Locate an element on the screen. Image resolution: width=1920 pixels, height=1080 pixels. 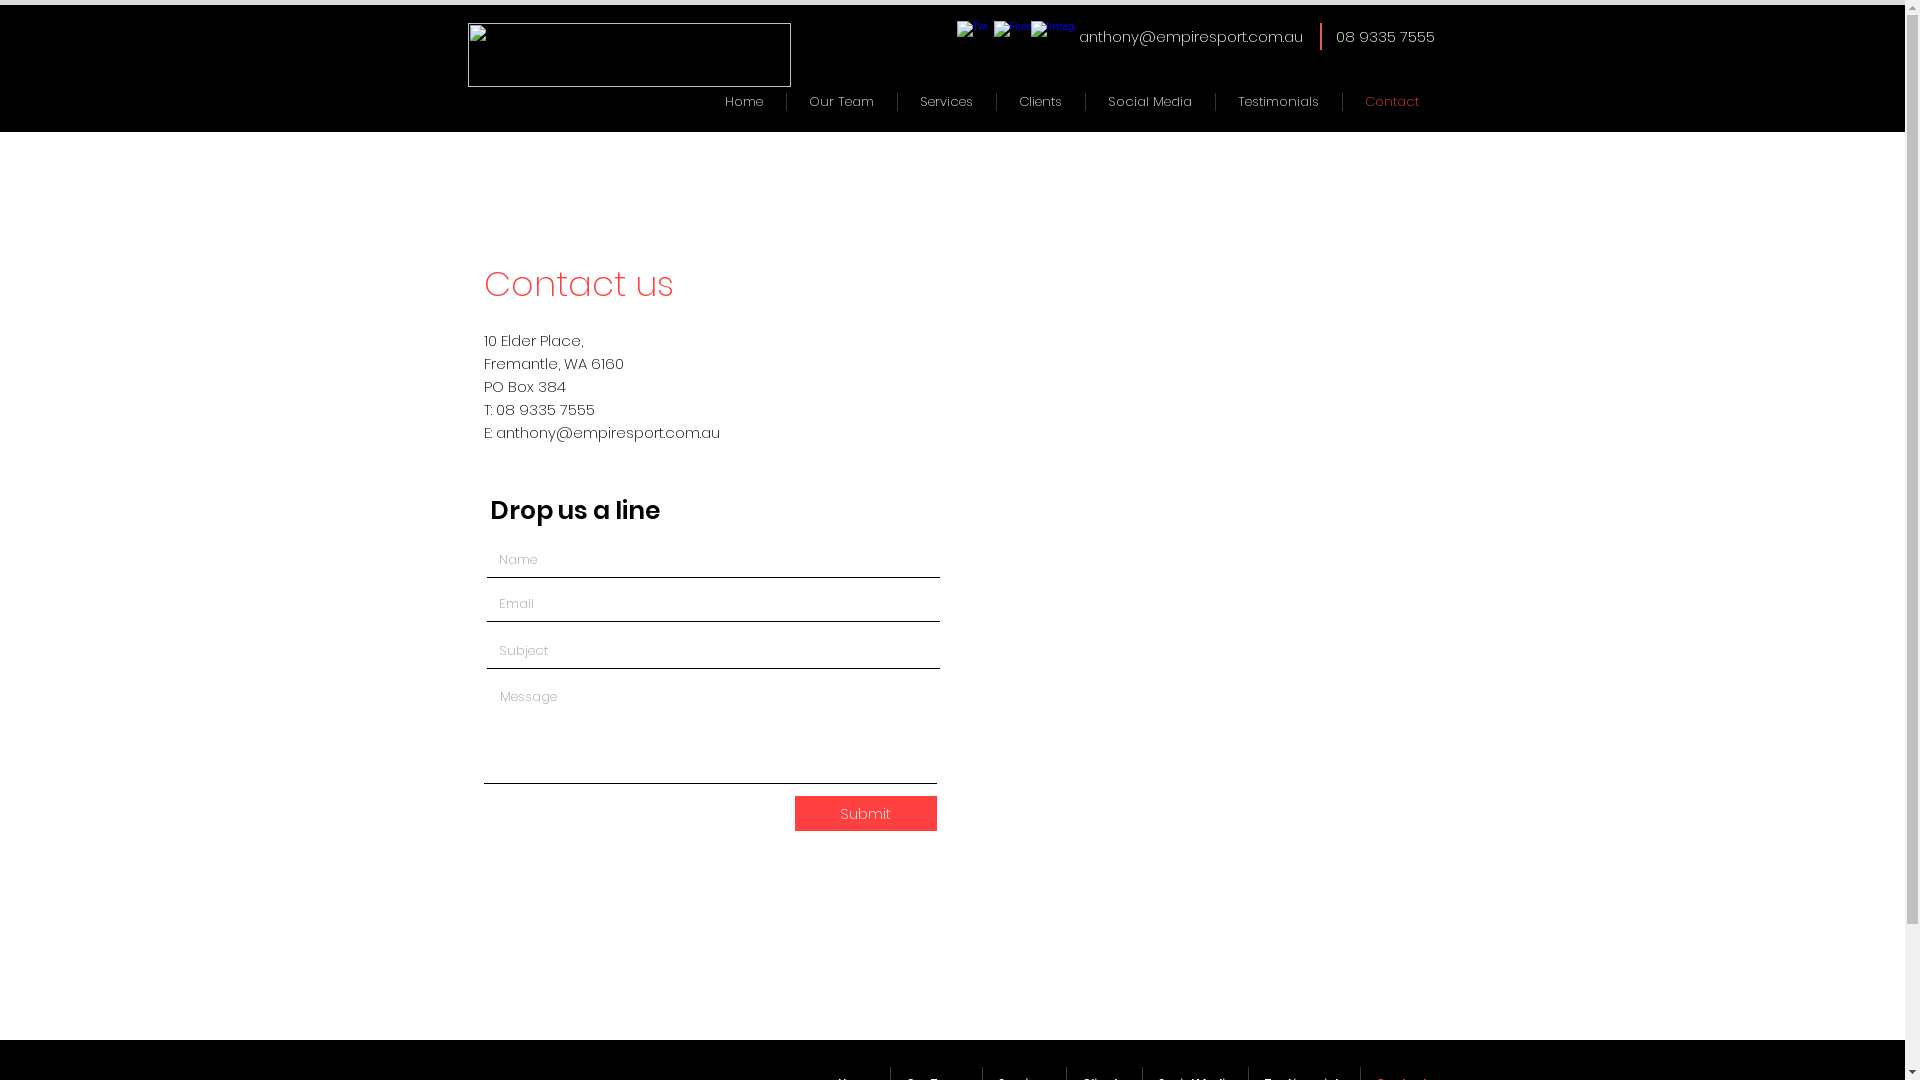
'Contact' is located at coordinates (1390, 101).